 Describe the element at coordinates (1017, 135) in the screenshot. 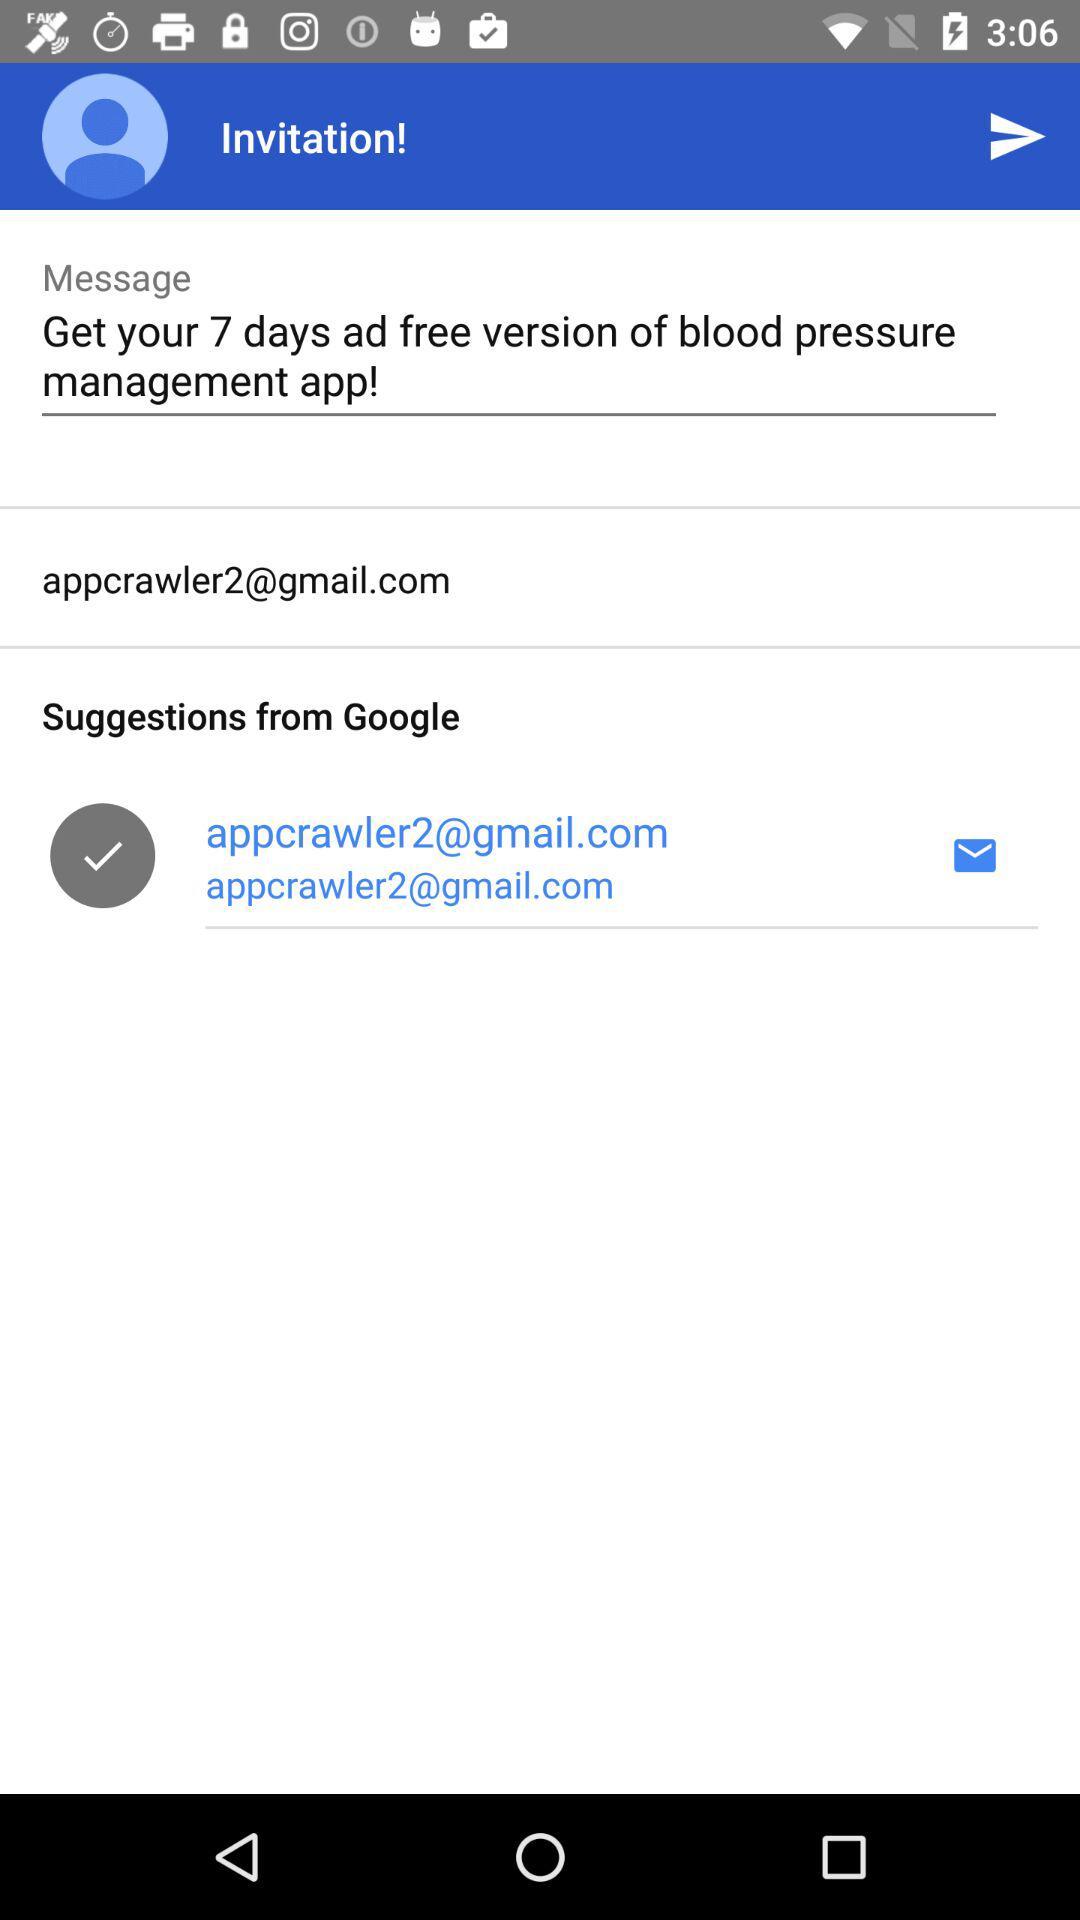

I see `the icon at the top right corner` at that location.